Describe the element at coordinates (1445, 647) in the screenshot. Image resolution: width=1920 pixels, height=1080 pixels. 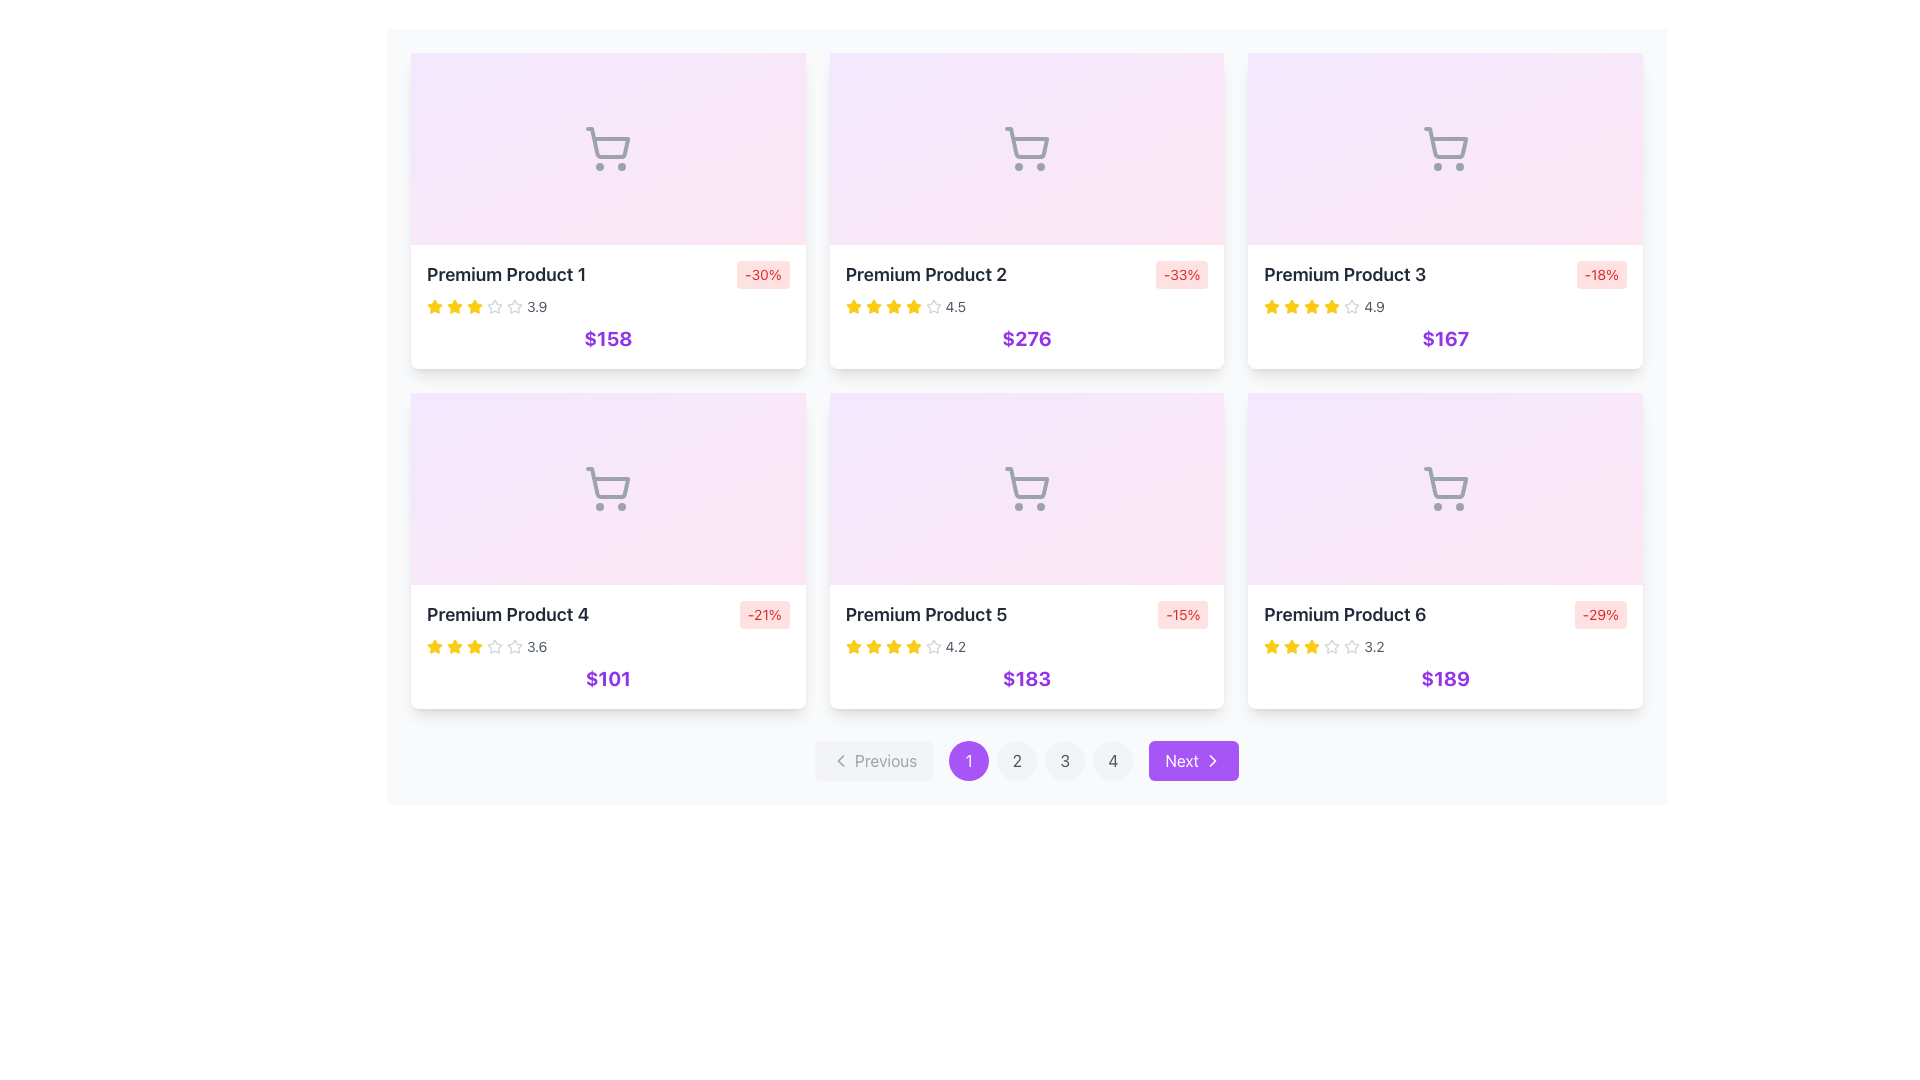
I see `the informational card located in the bottom-right corner of a 2x3 grid` at that location.